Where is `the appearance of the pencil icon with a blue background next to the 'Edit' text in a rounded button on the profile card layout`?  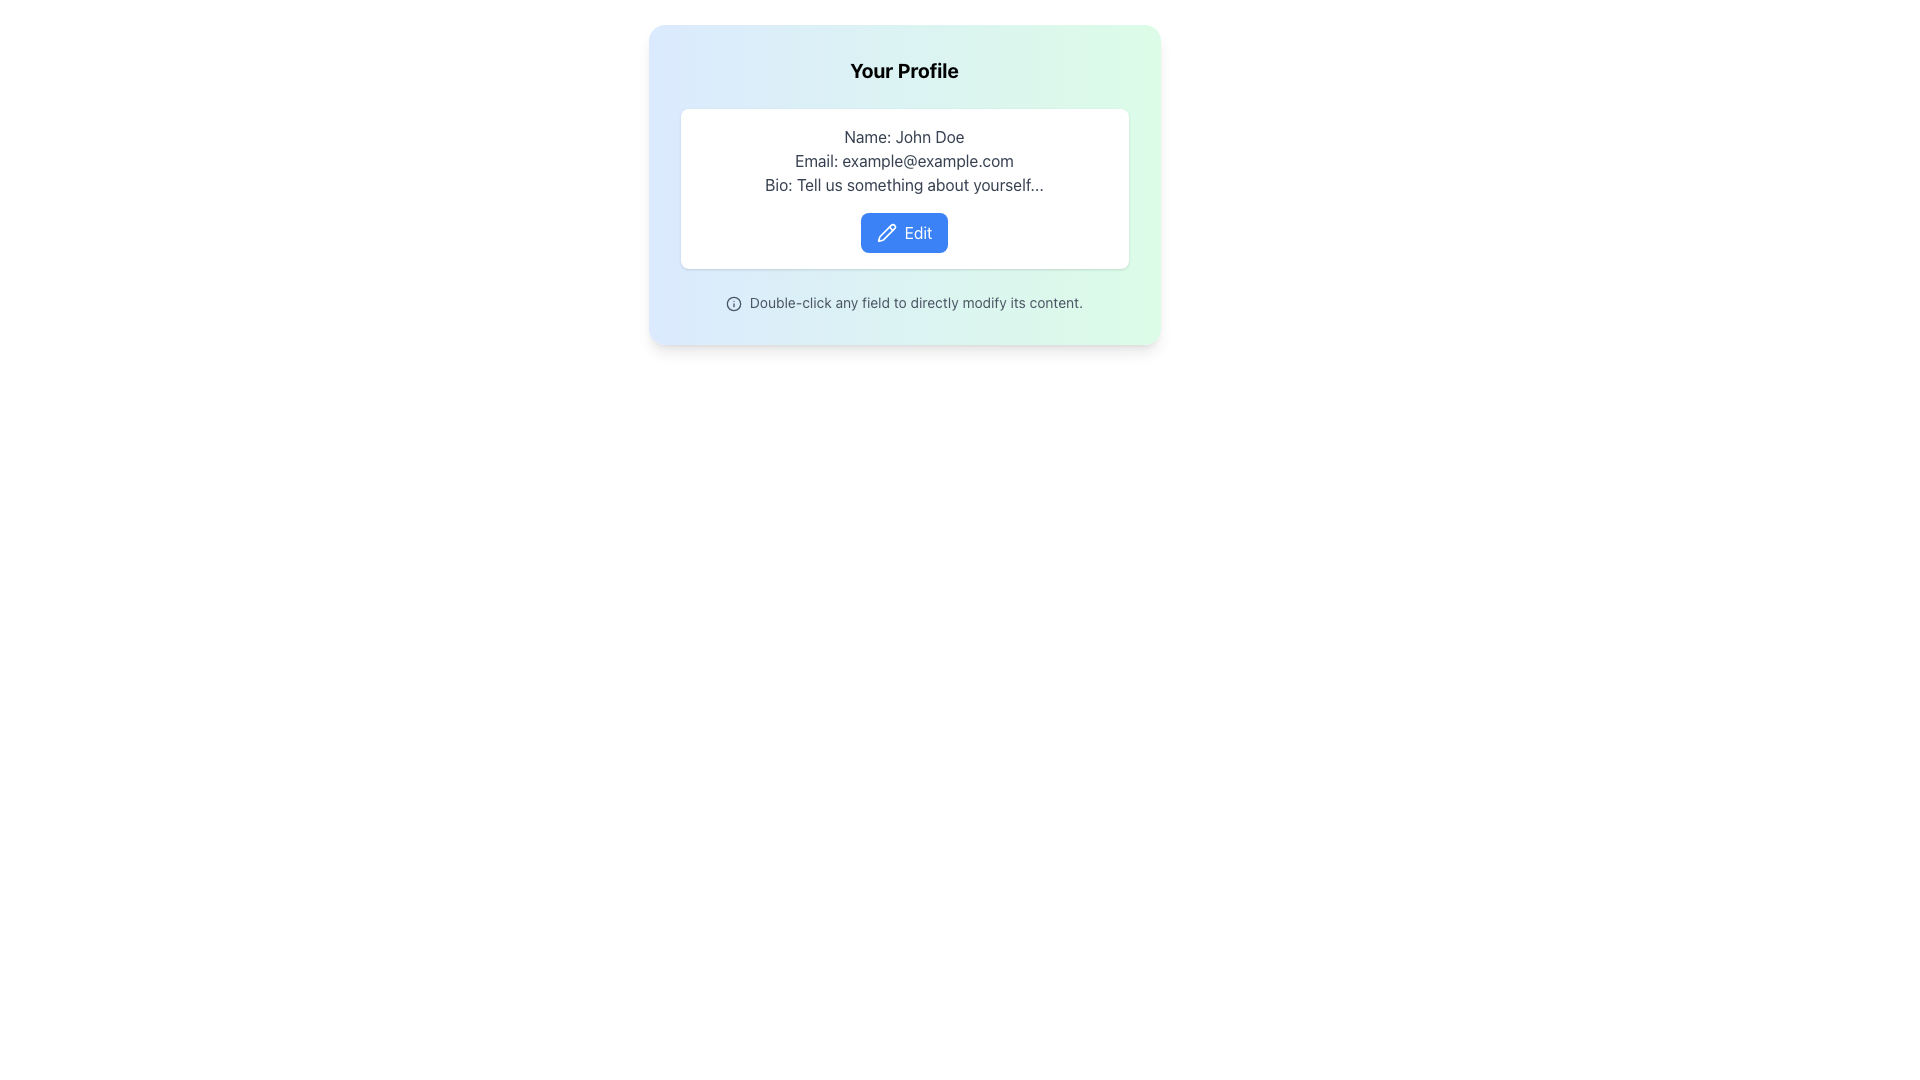 the appearance of the pencil icon with a blue background next to the 'Edit' text in a rounded button on the profile card layout is located at coordinates (885, 231).